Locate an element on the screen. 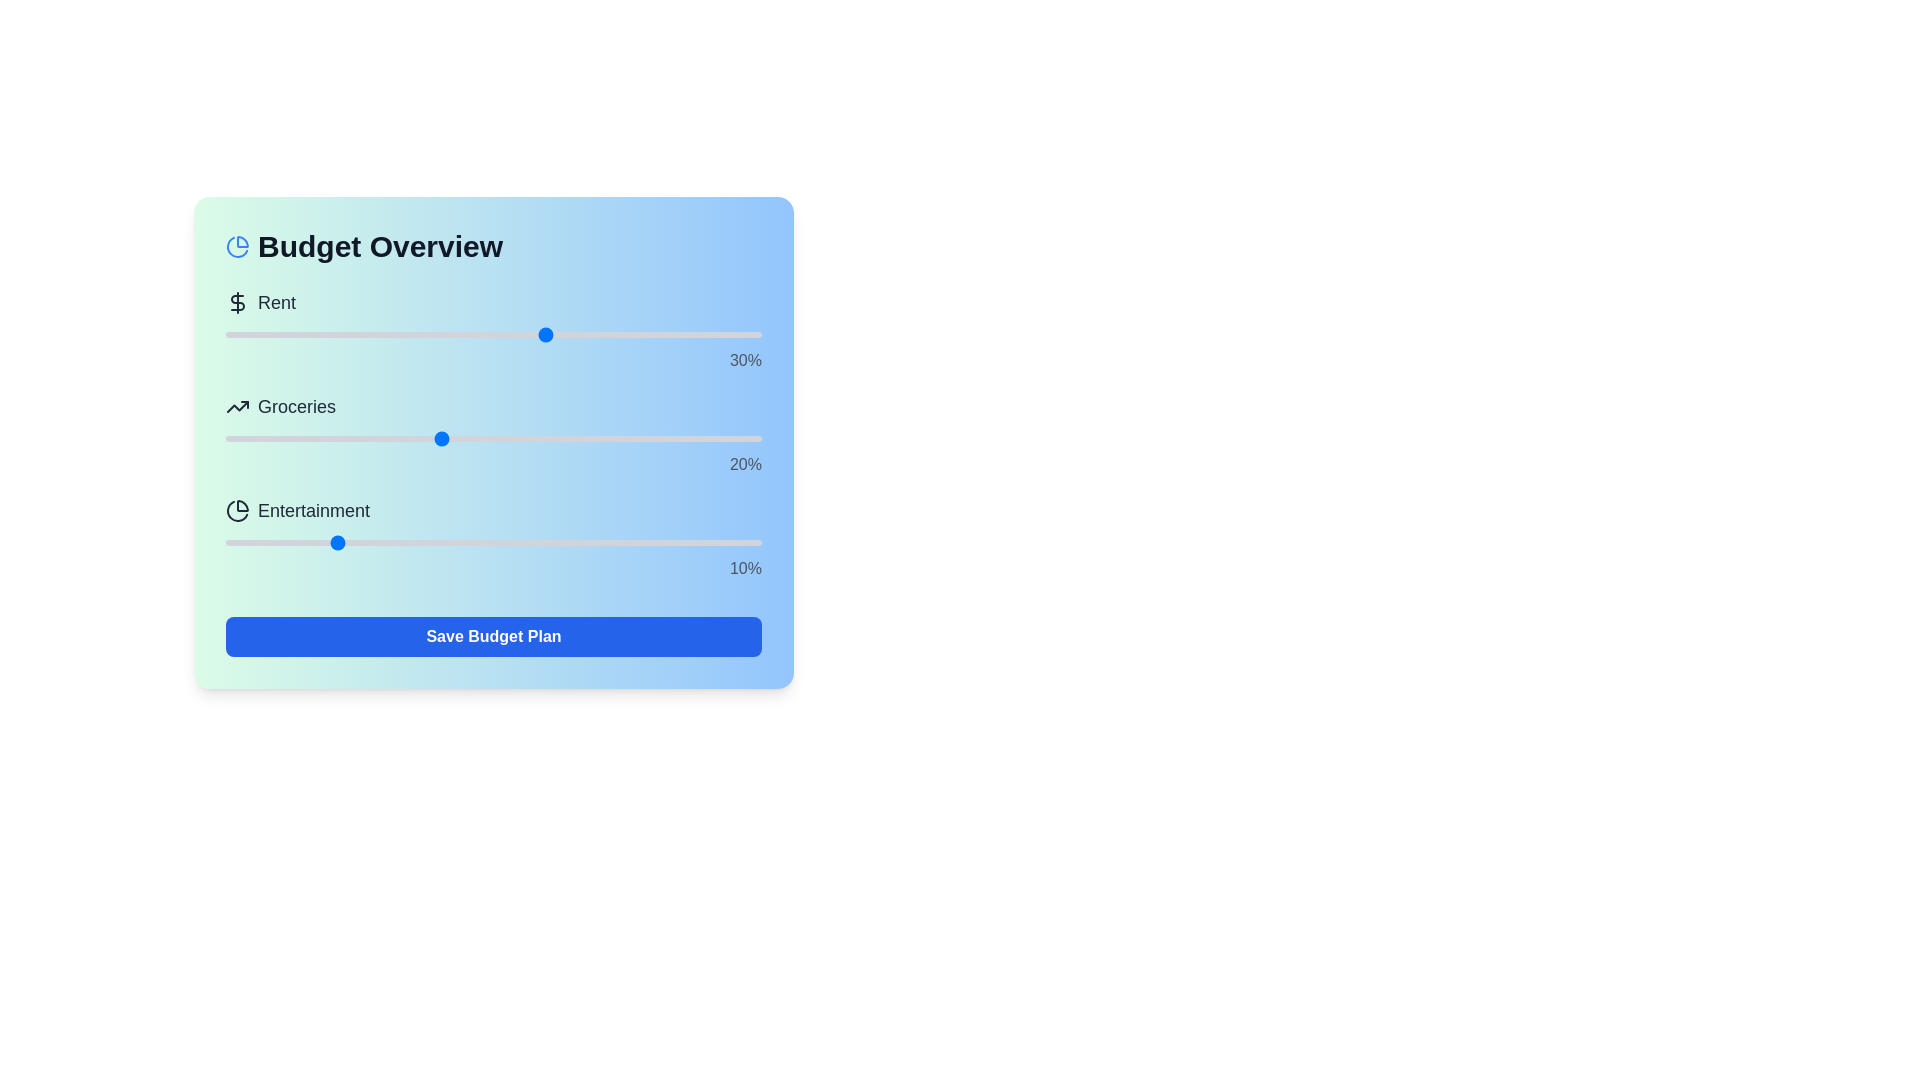 This screenshot has height=1080, width=1920. the 'Entertainment' slider is located at coordinates (417, 543).